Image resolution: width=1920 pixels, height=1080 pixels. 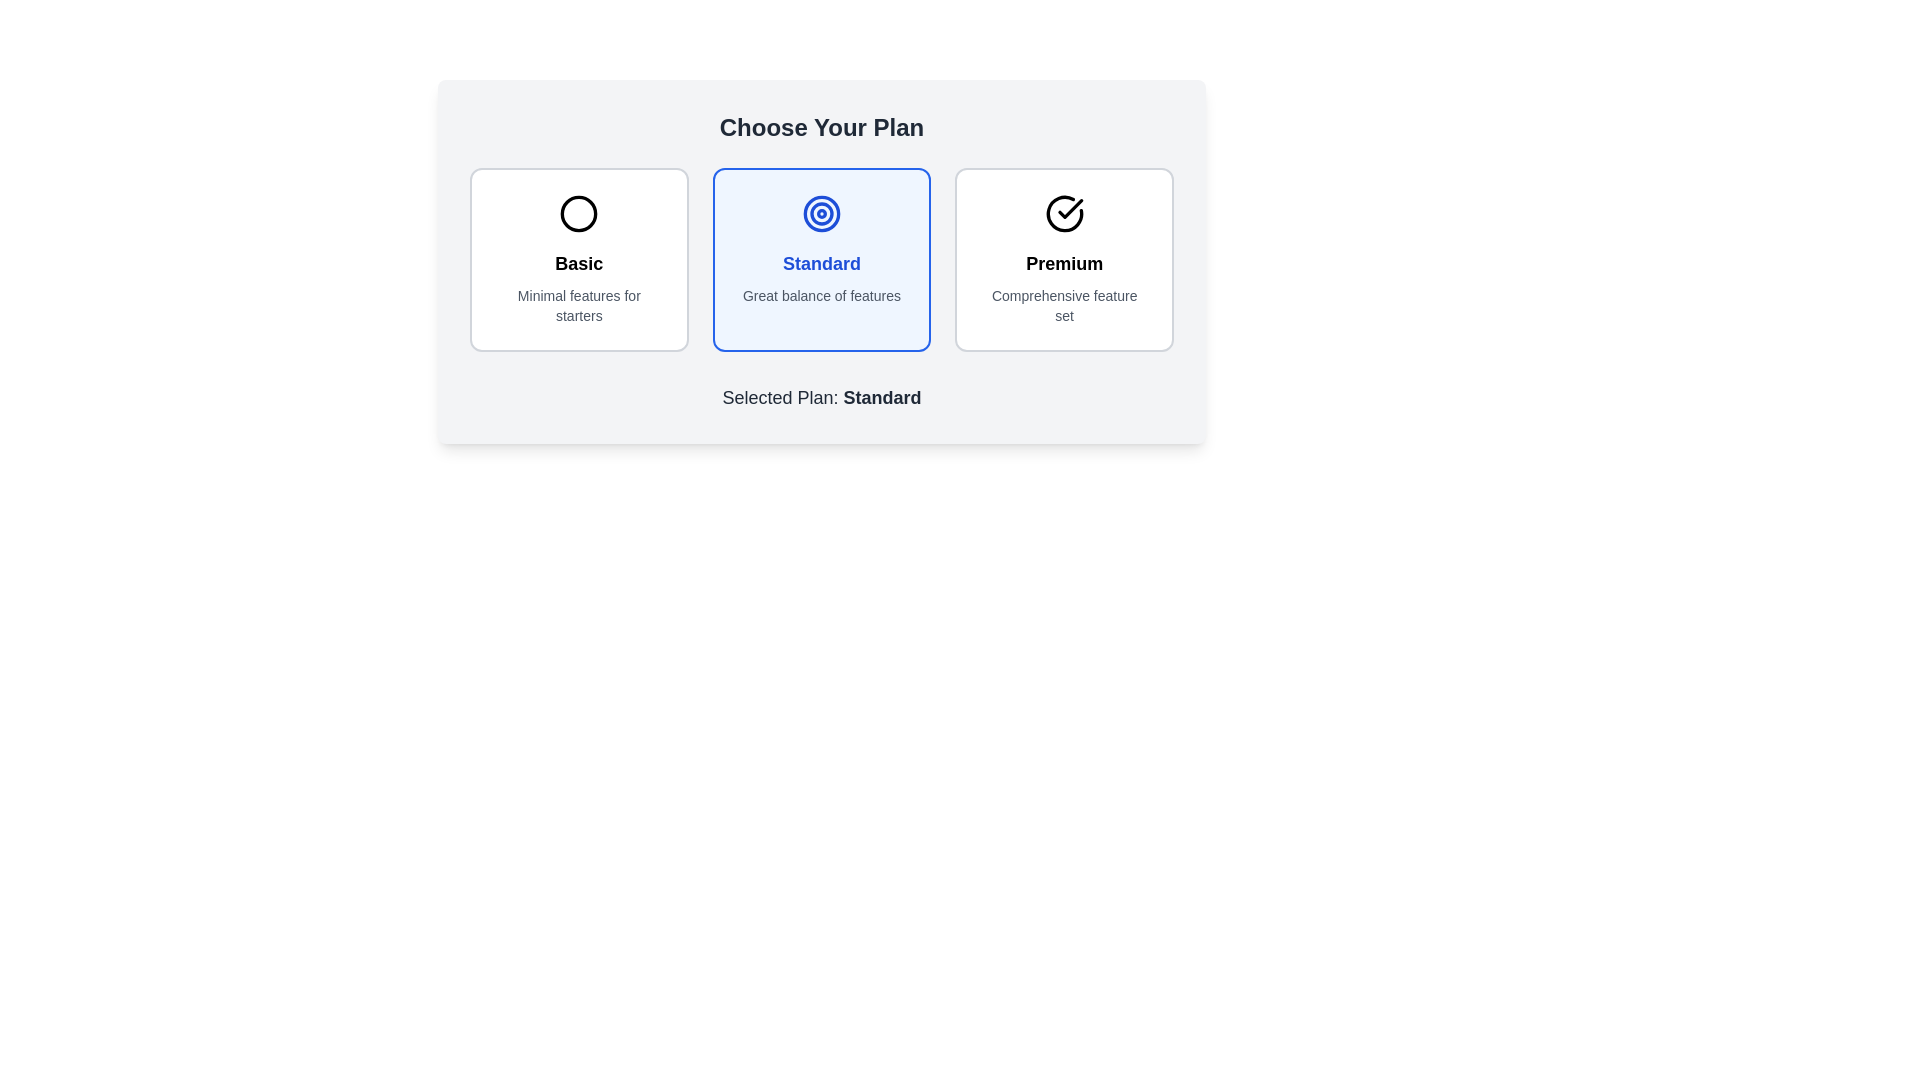 I want to click on the 'Standard' plan option card in the selection grid, so click(x=821, y=258).